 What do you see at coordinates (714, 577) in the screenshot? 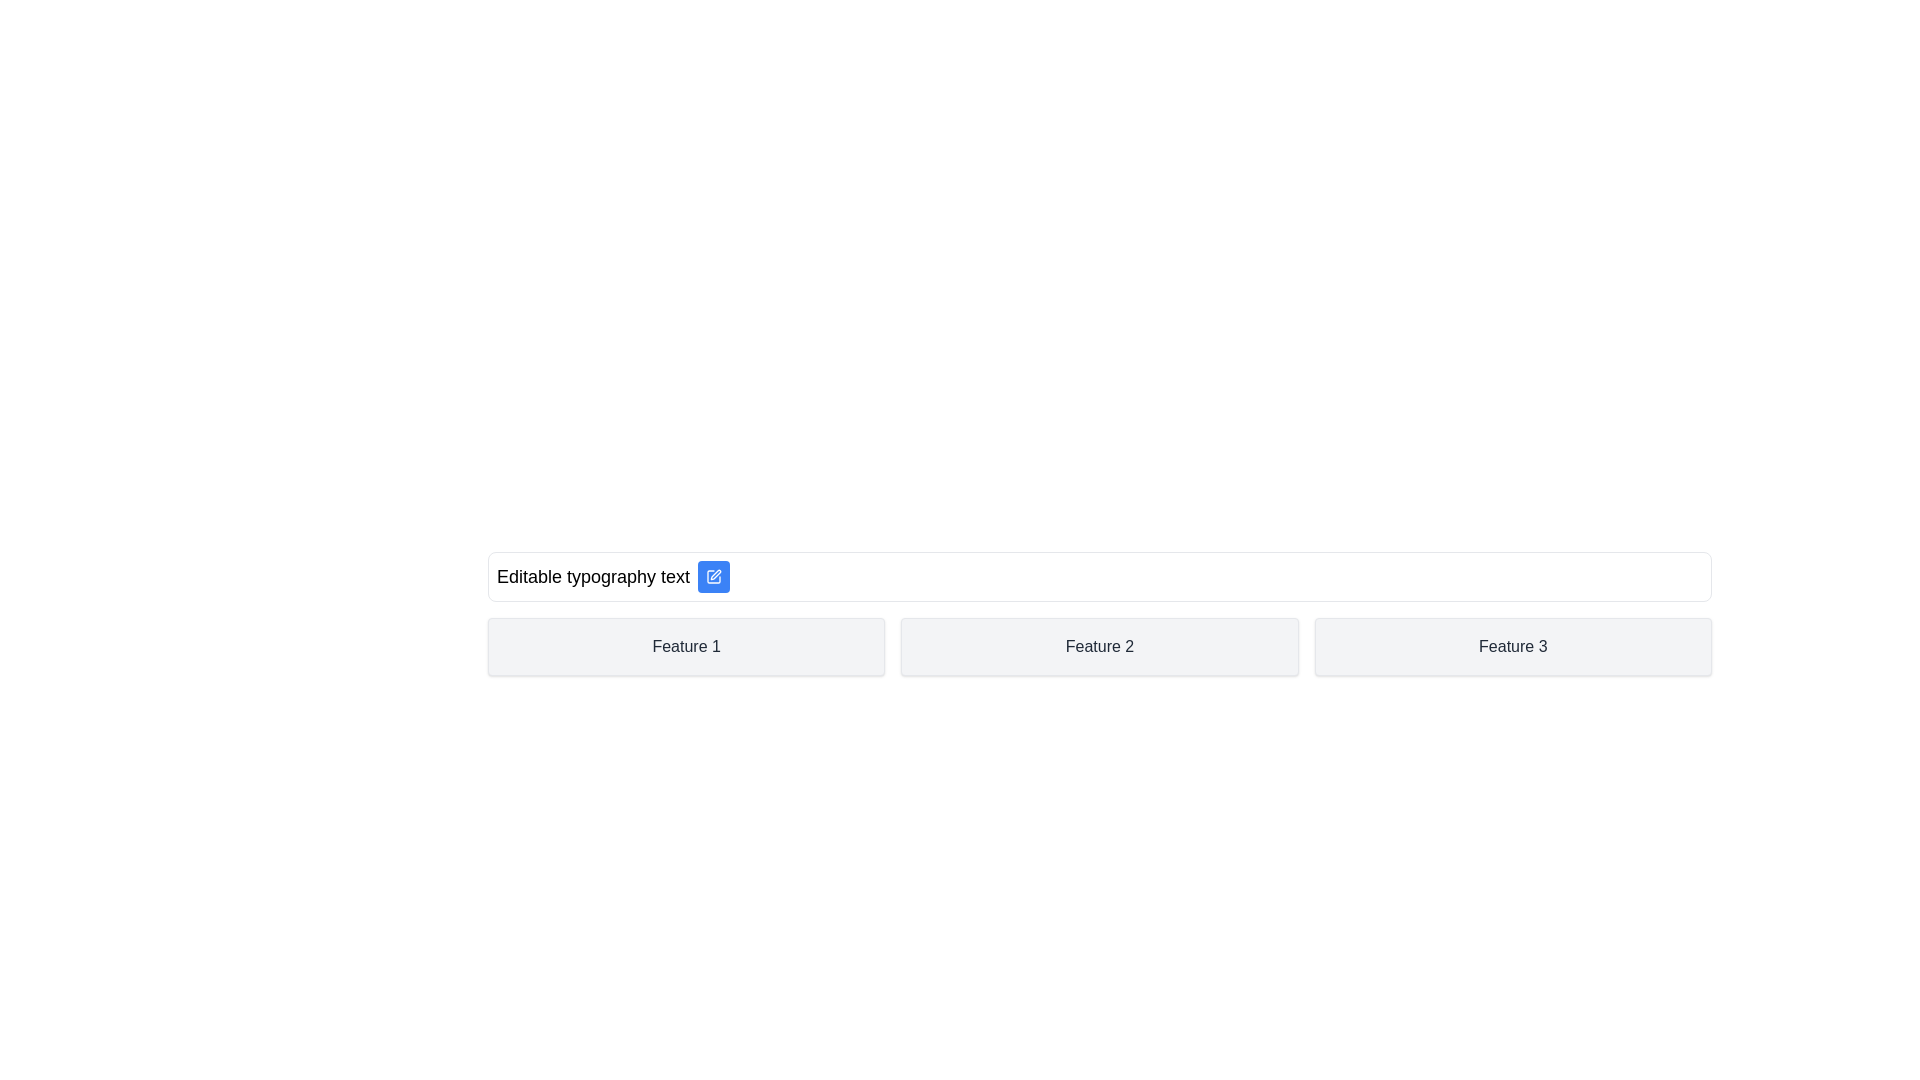
I see `the small blue button with a white pen icon inside it, which represents an edit functionality, to observe a color change` at bounding box center [714, 577].